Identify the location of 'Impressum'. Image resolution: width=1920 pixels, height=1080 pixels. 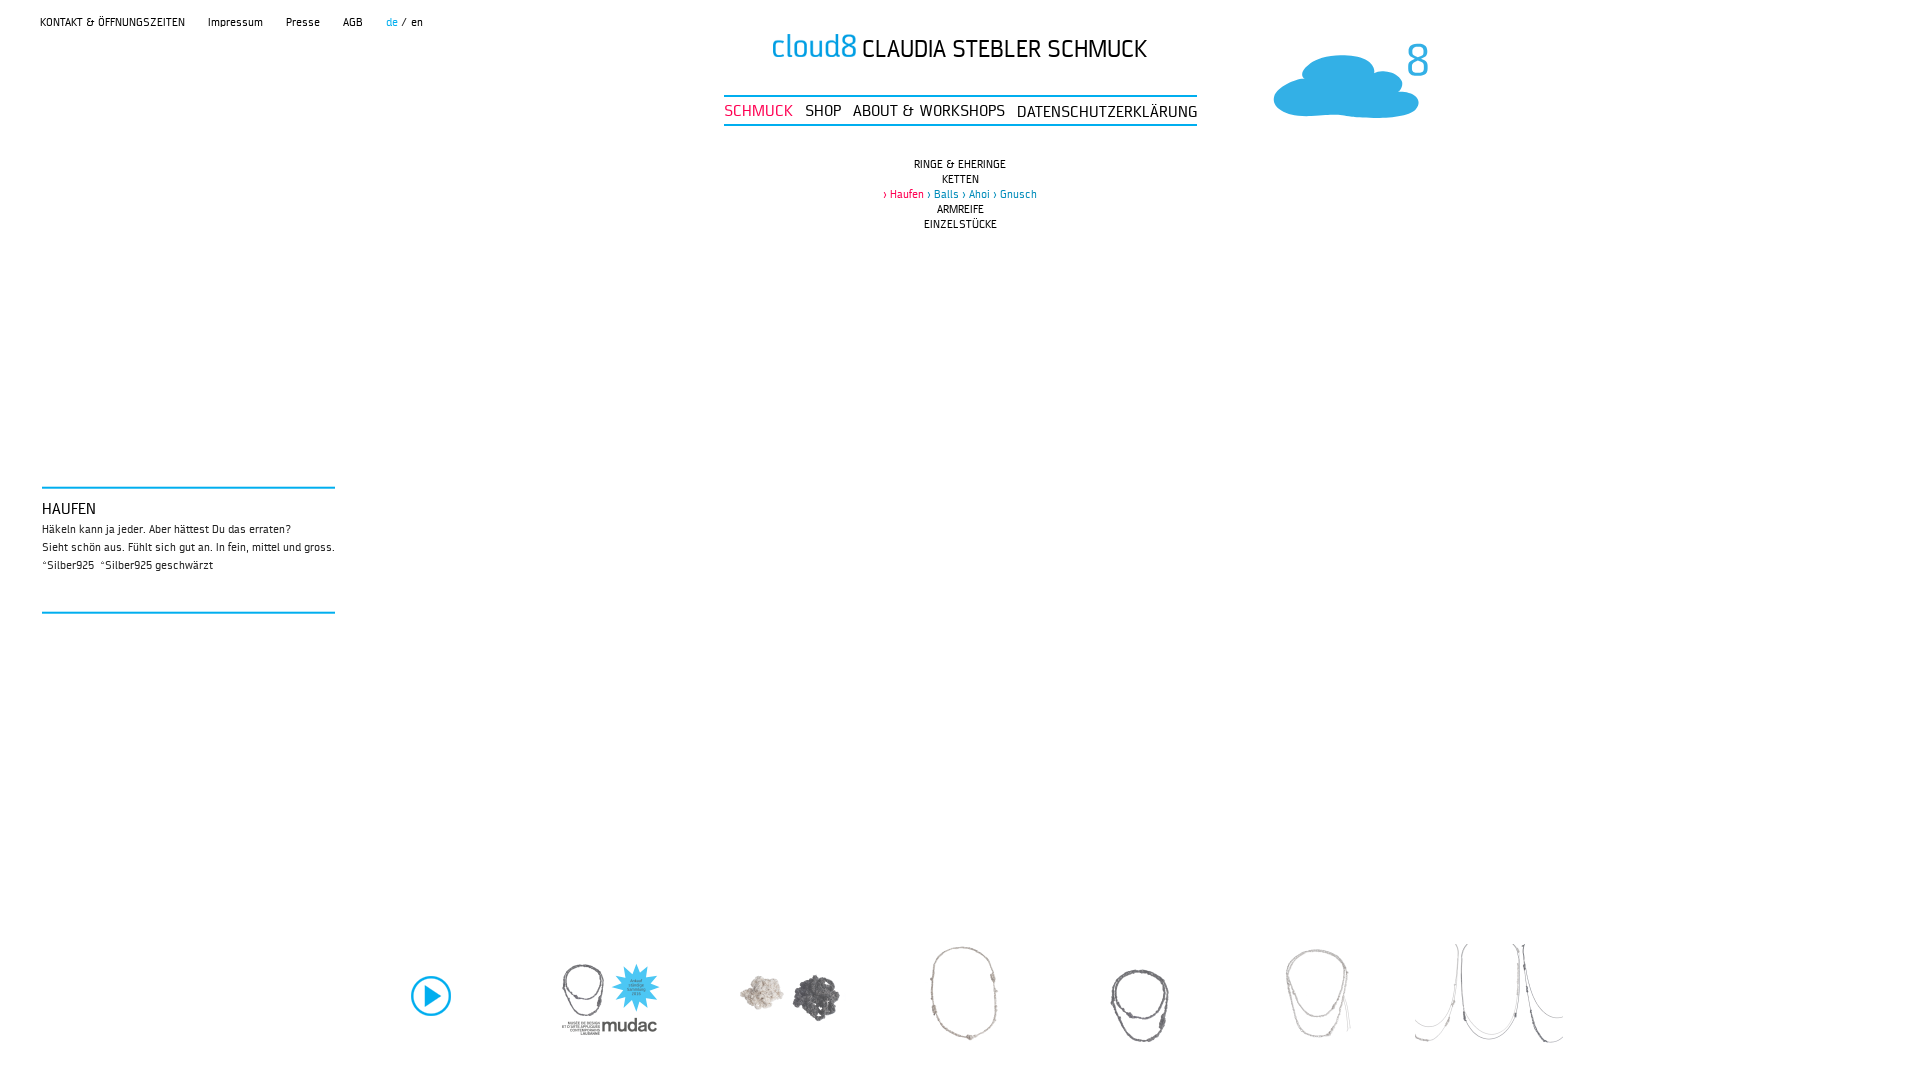
(235, 23).